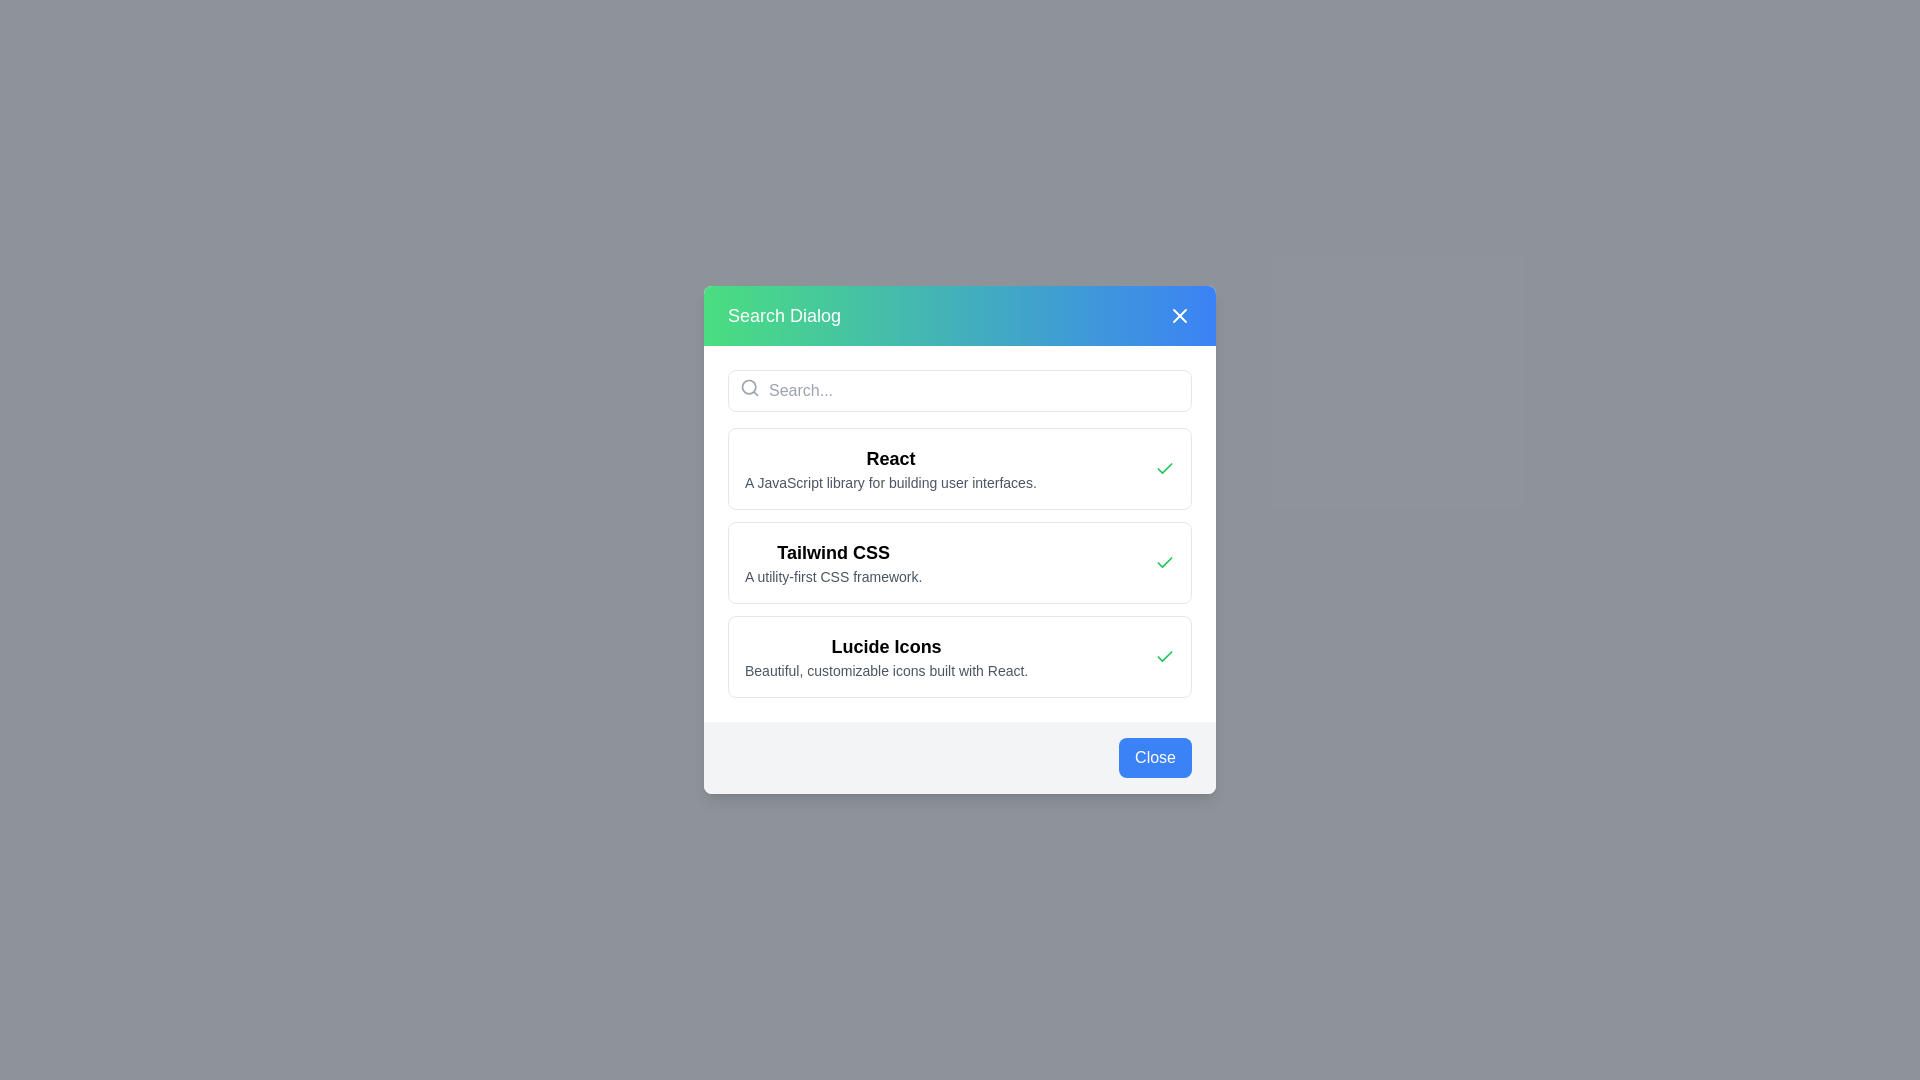 The height and width of the screenshot is (1080, 1920). What do you see at coordinates (889, 482) in the screenshot?
I see `text label that displays 'A JavaScript library for building user interfaces.' located beneath the 'React' header in the dialog box` at bounding box center [889, 482].